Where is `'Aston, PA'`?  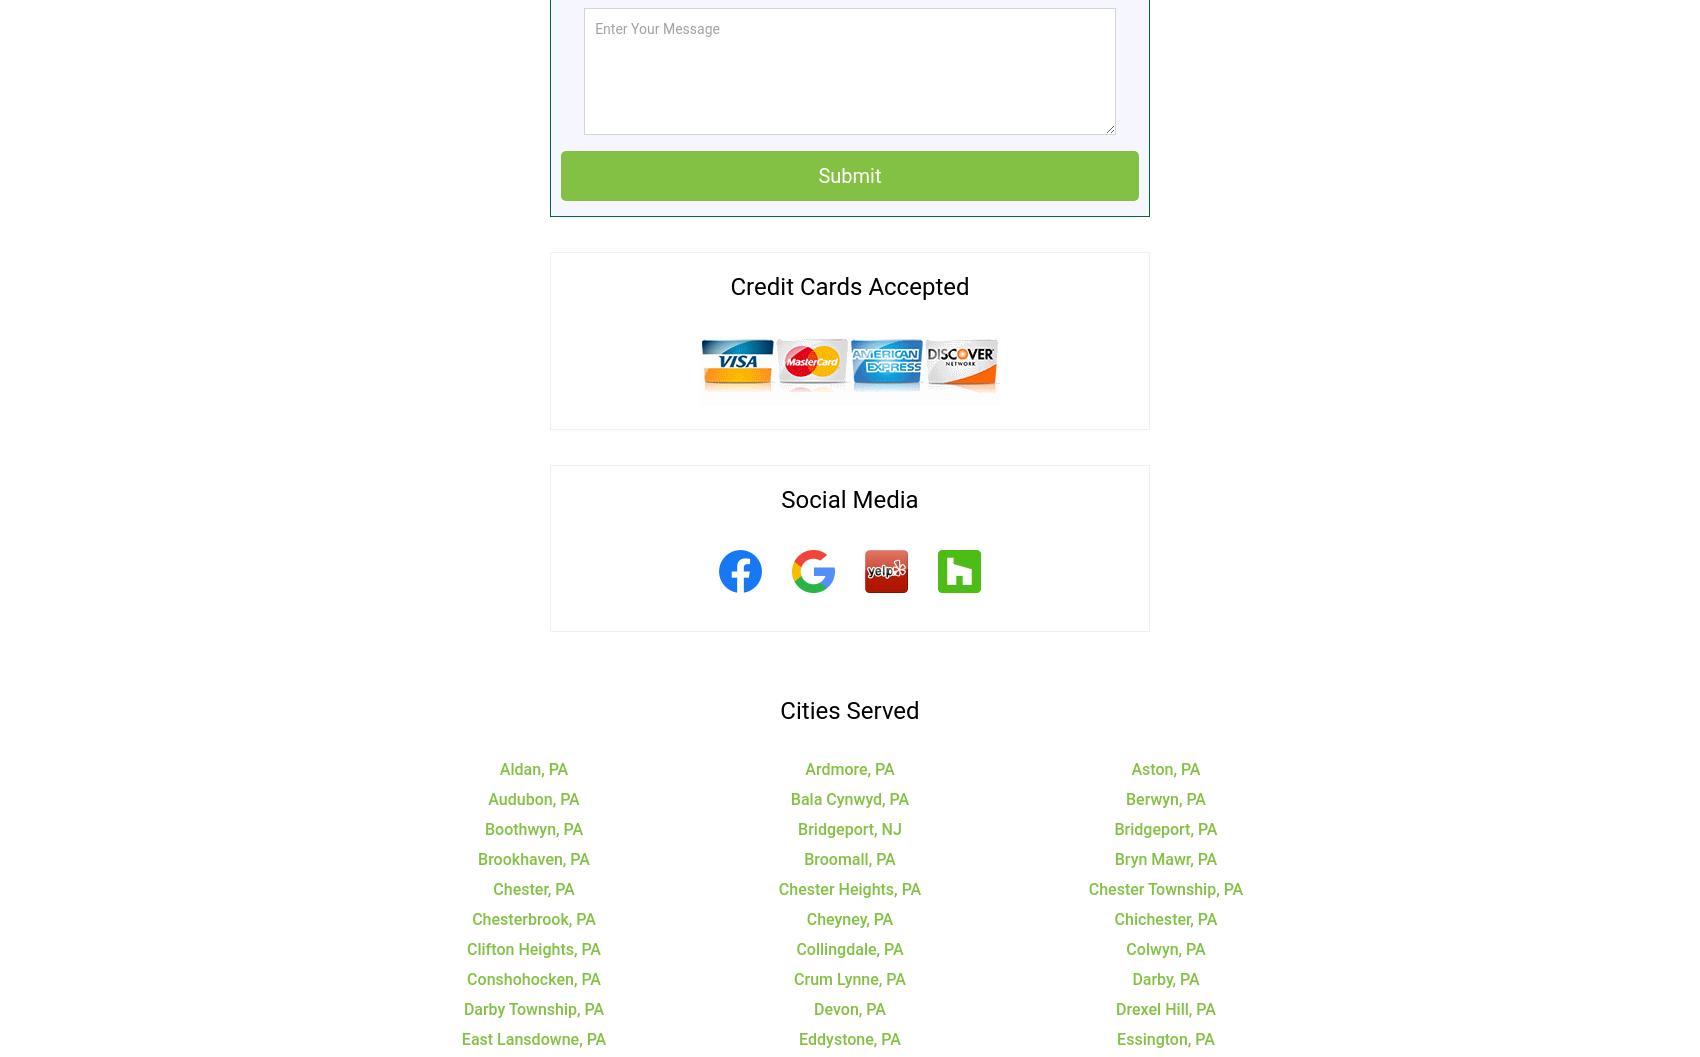 'Aston, PA' is located at coordinates (1165, 768).